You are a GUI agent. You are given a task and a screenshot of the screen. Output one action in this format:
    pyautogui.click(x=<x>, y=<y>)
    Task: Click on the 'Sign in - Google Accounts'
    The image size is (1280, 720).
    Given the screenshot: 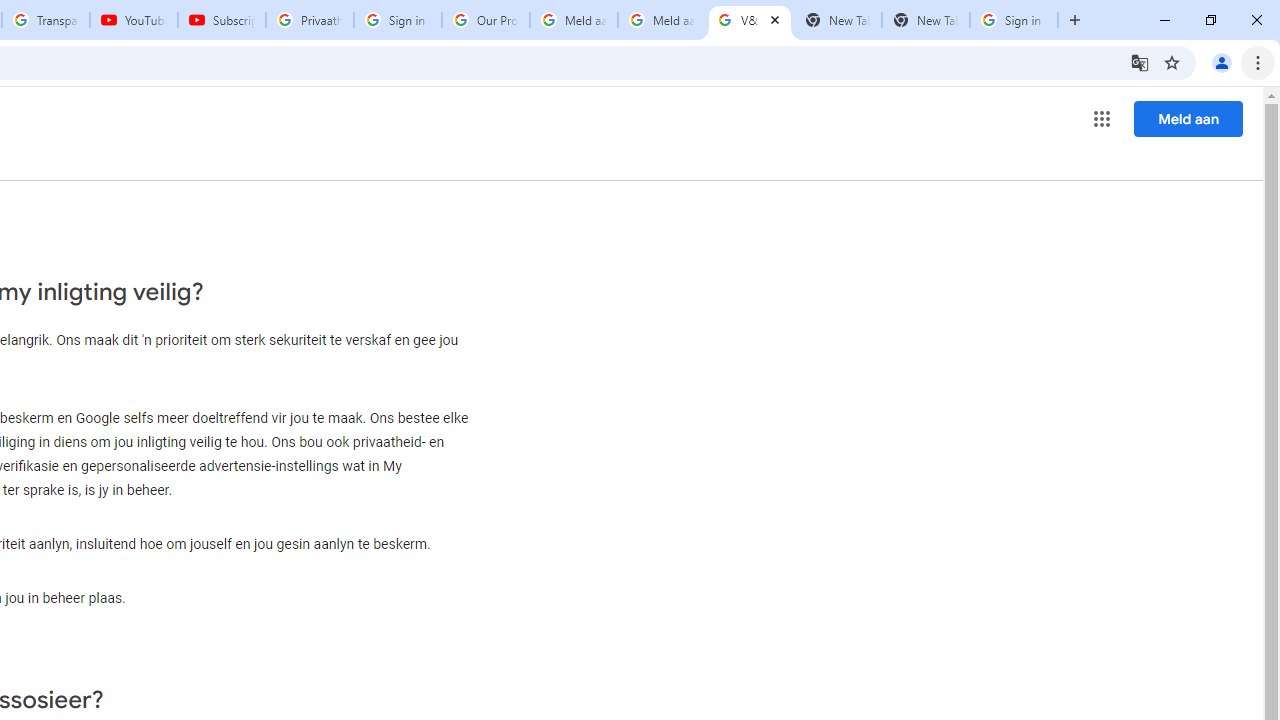 What is the action you would take?
    pyautogui.click(x=1014, y=20)
    